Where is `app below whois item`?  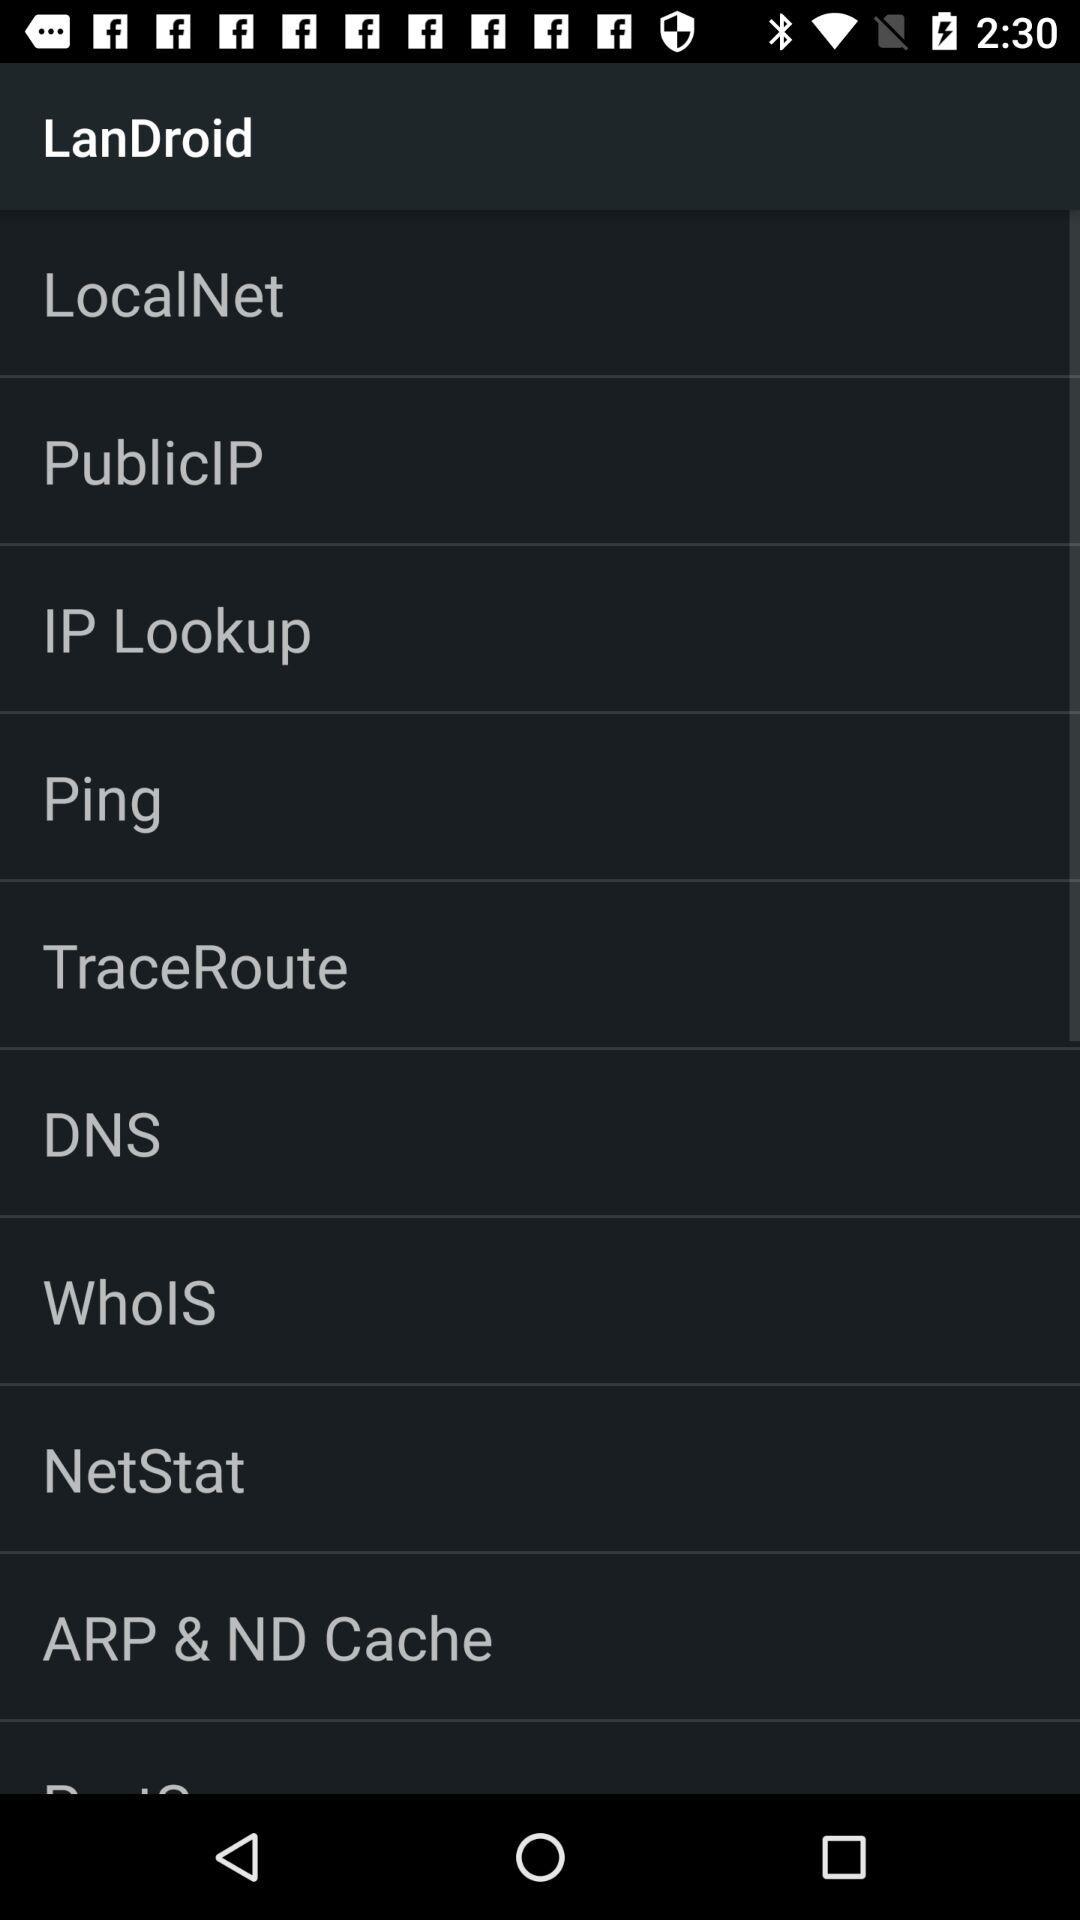
app below whois item is located at coordinates (142, 1468).